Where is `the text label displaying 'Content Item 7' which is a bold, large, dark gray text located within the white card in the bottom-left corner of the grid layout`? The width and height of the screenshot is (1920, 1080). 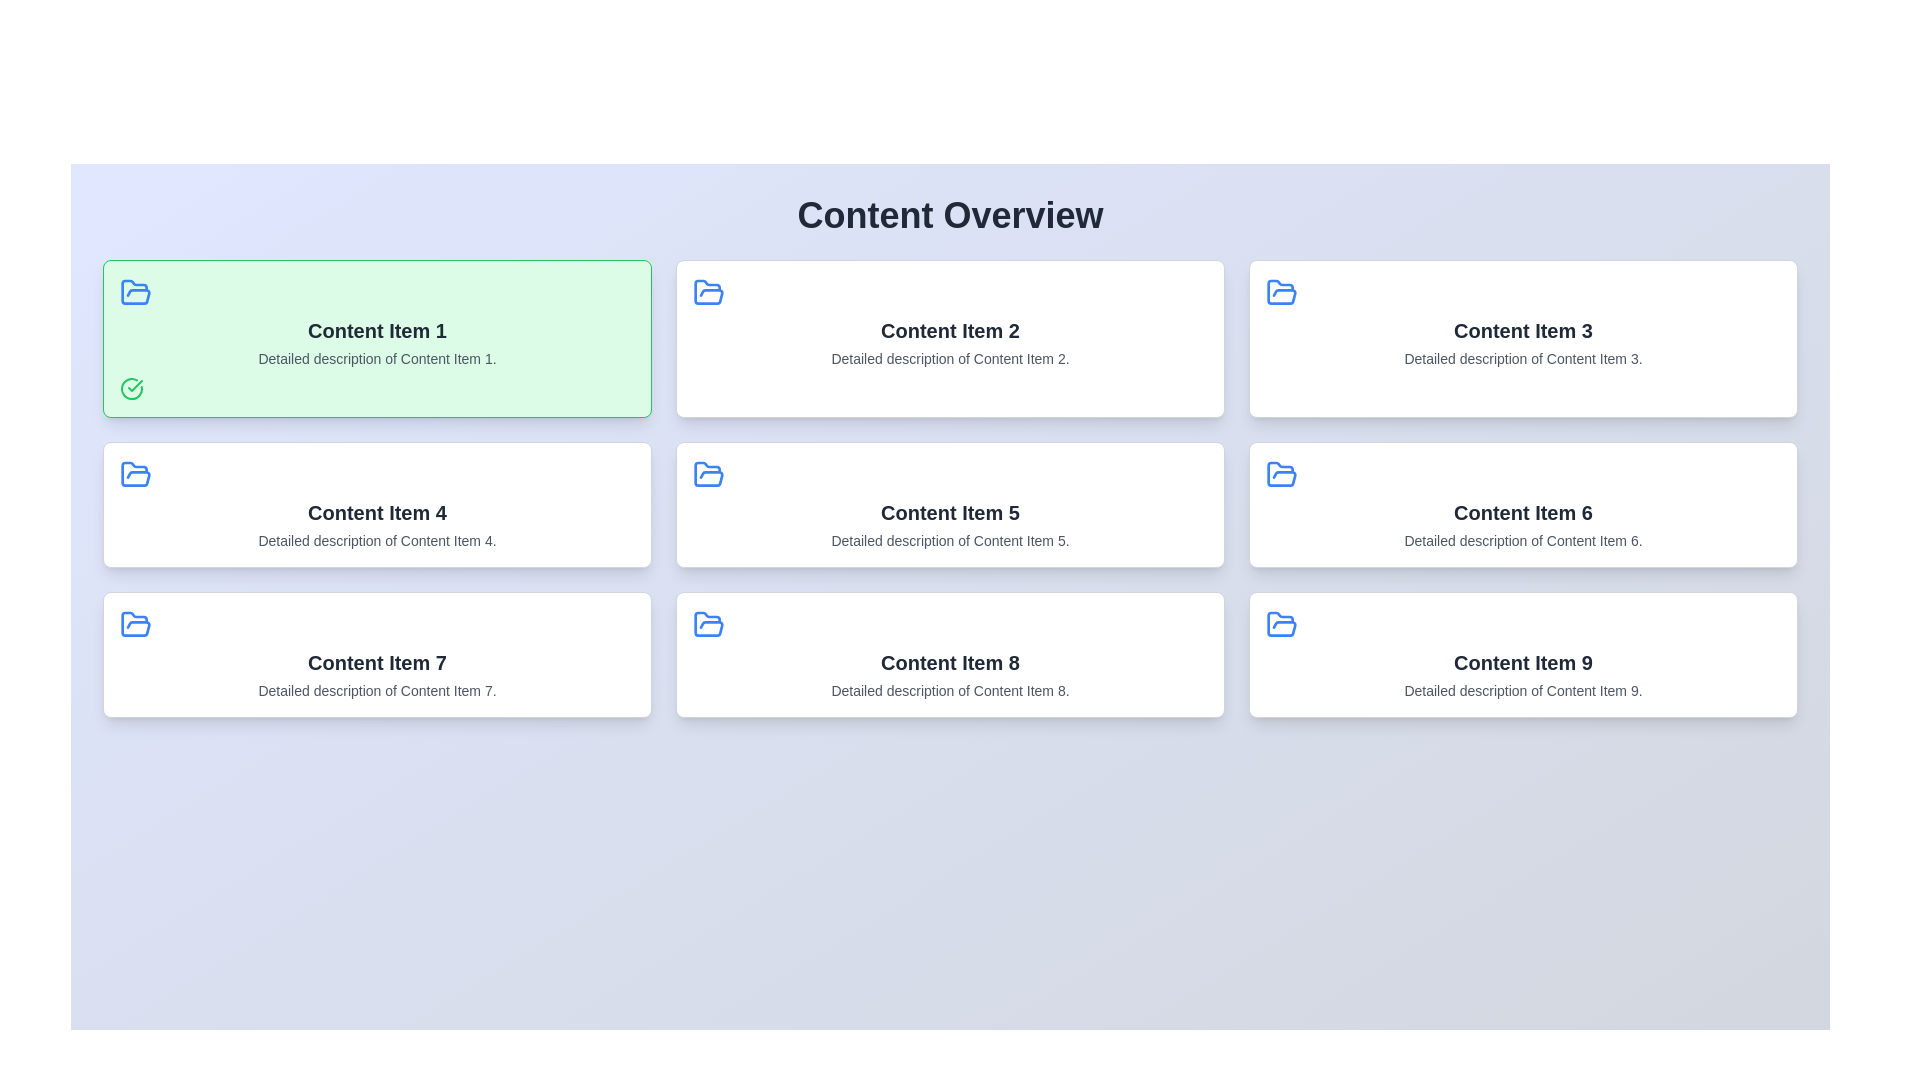 the text label displaying 'Content Item 7' which is a bold, large, dark gray text located within the white card in the bottom-left corner of the grid layout is located at coordinates (377, 663).